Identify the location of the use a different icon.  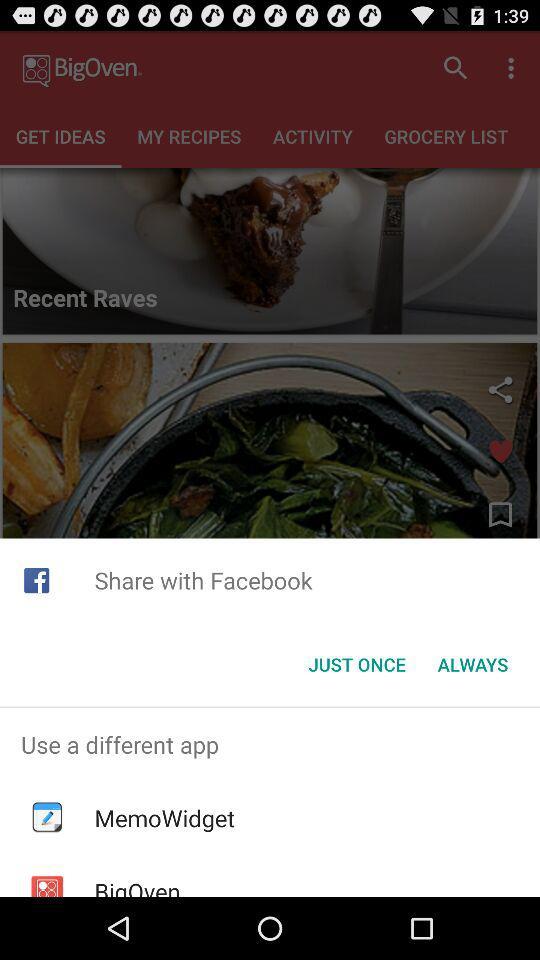
(270, 743).